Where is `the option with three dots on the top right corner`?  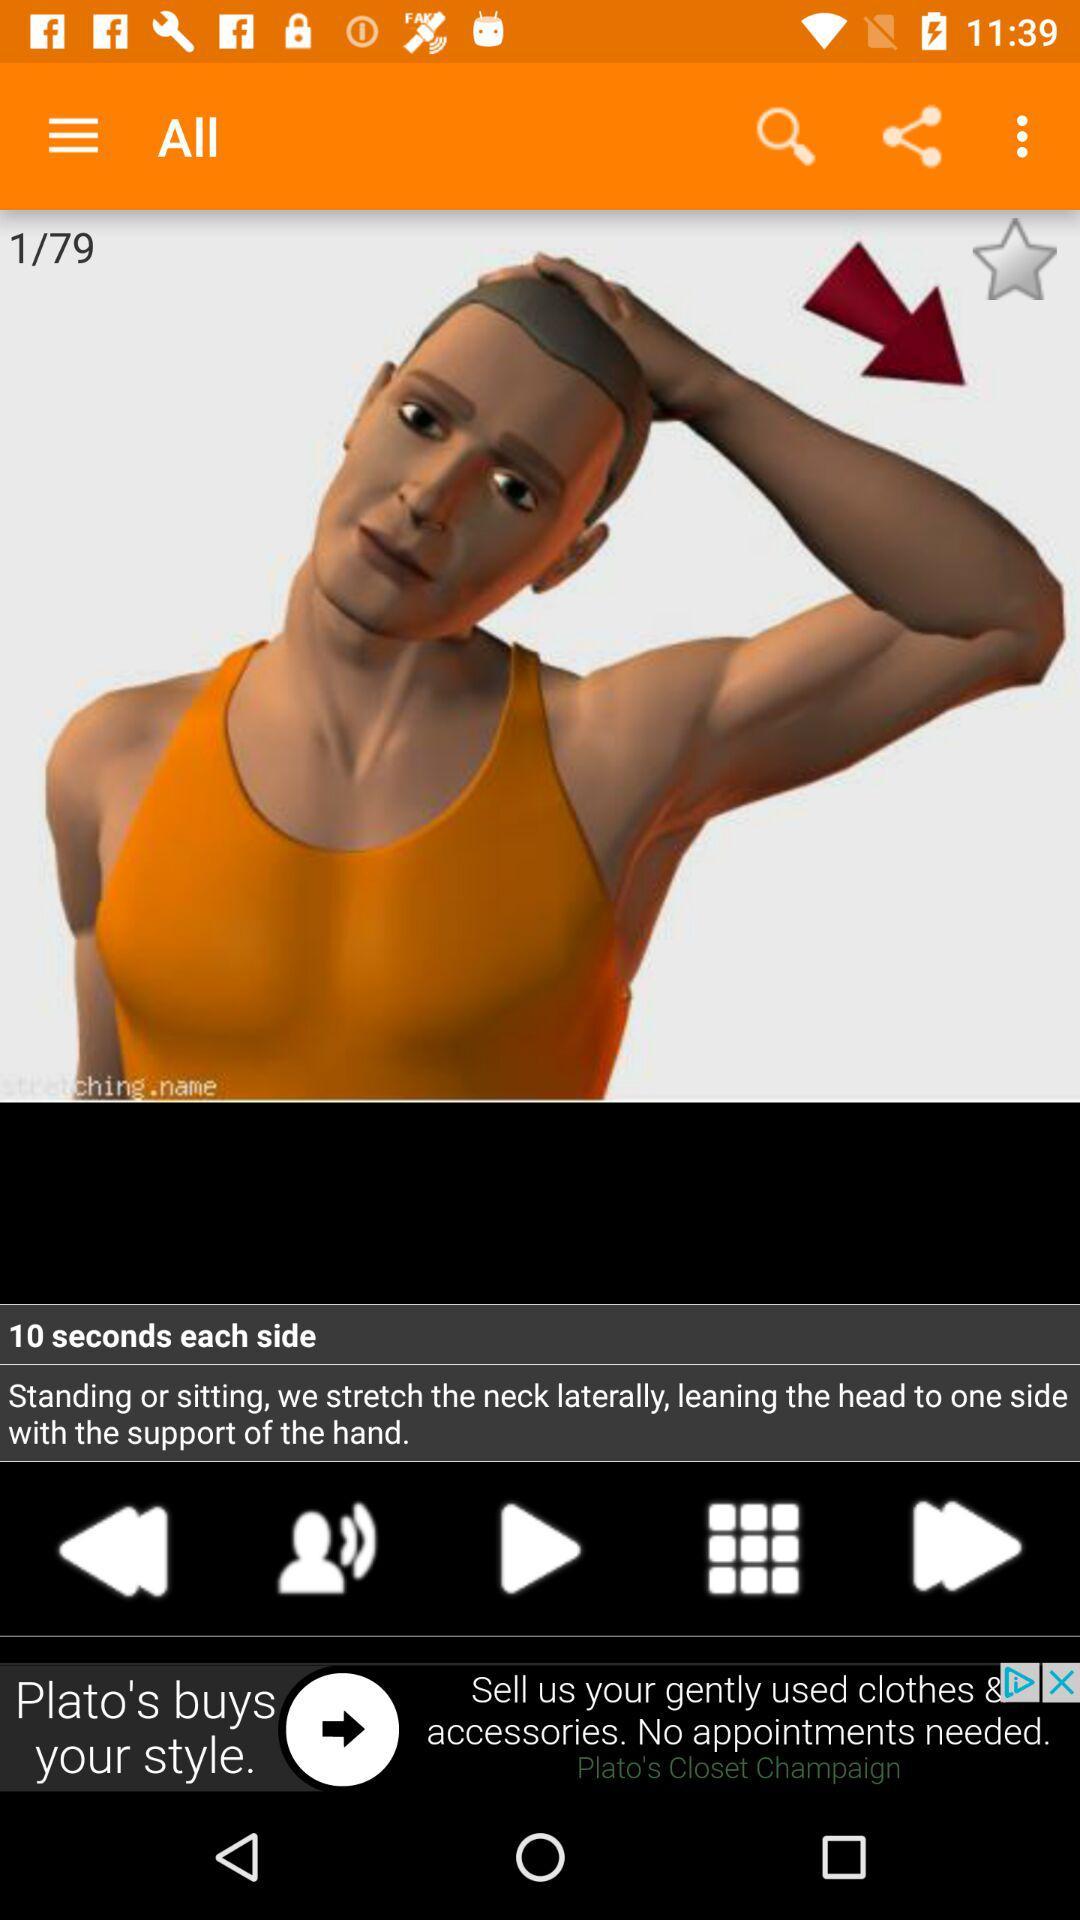
the option with three dots on the top right corner is located at coordinates (1027, 136).